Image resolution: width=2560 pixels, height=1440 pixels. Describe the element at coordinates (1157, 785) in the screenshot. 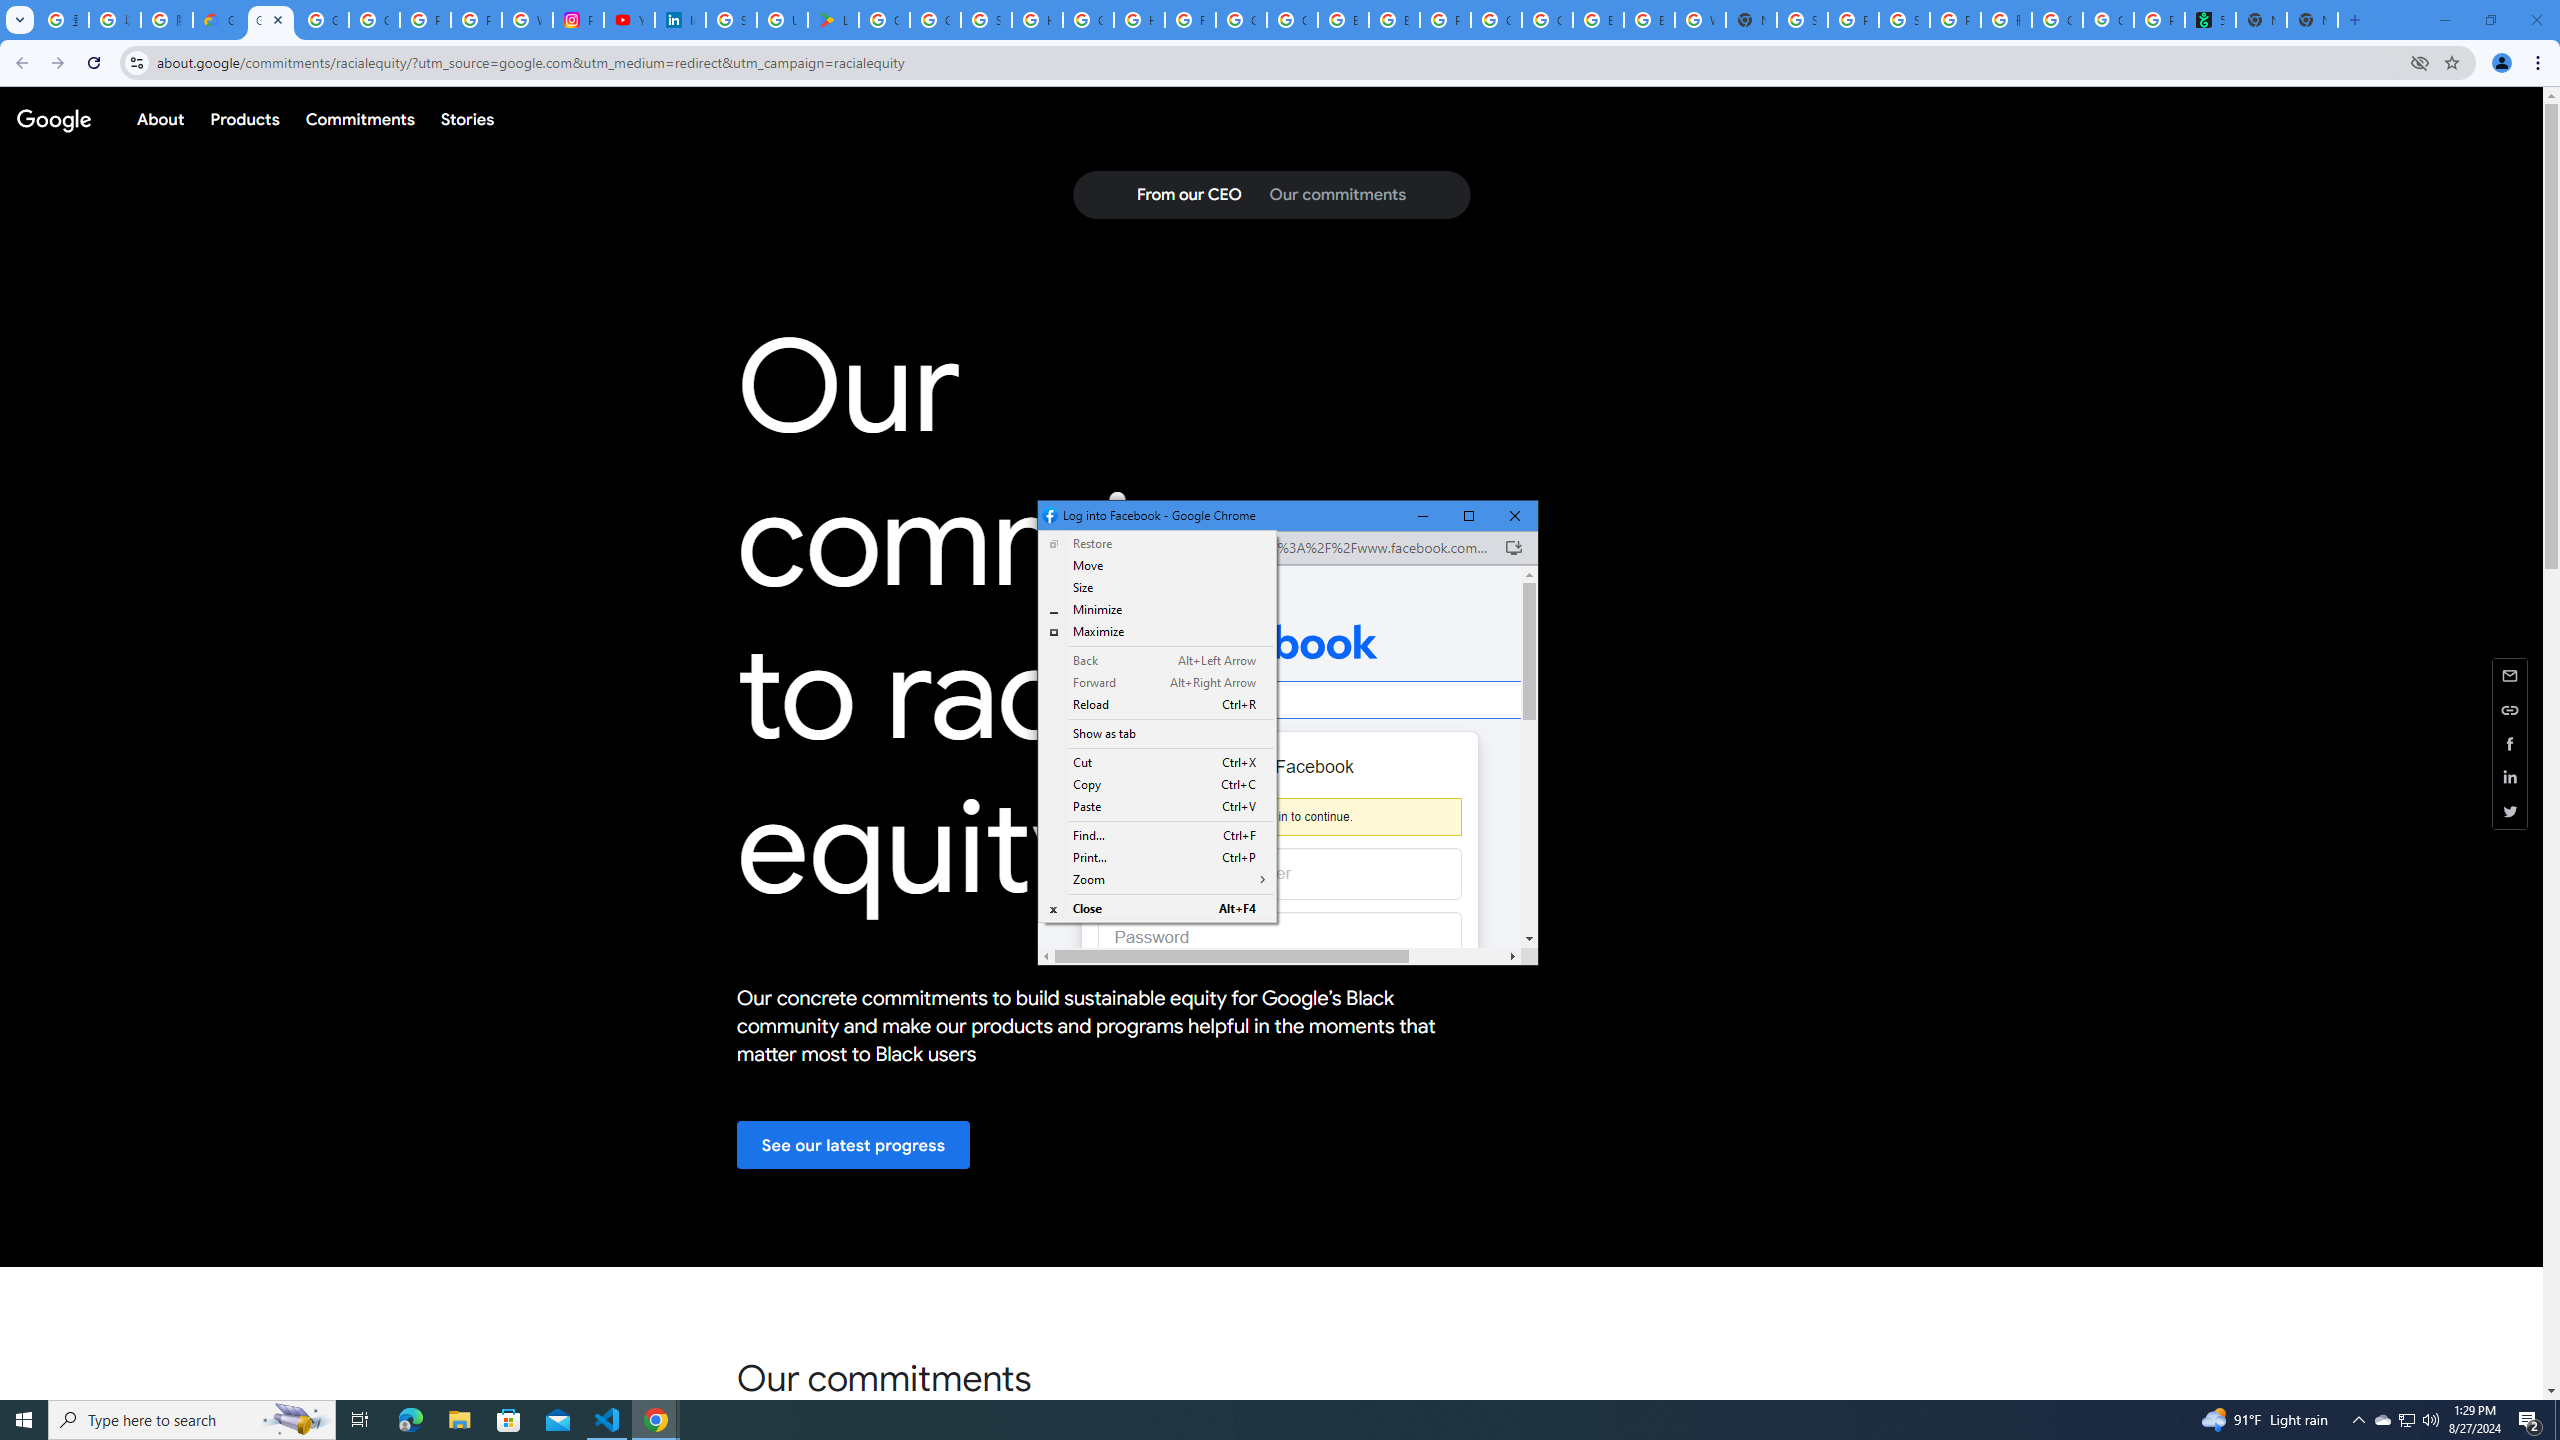

I see `'Copy	Ctrl+C'` at that location.